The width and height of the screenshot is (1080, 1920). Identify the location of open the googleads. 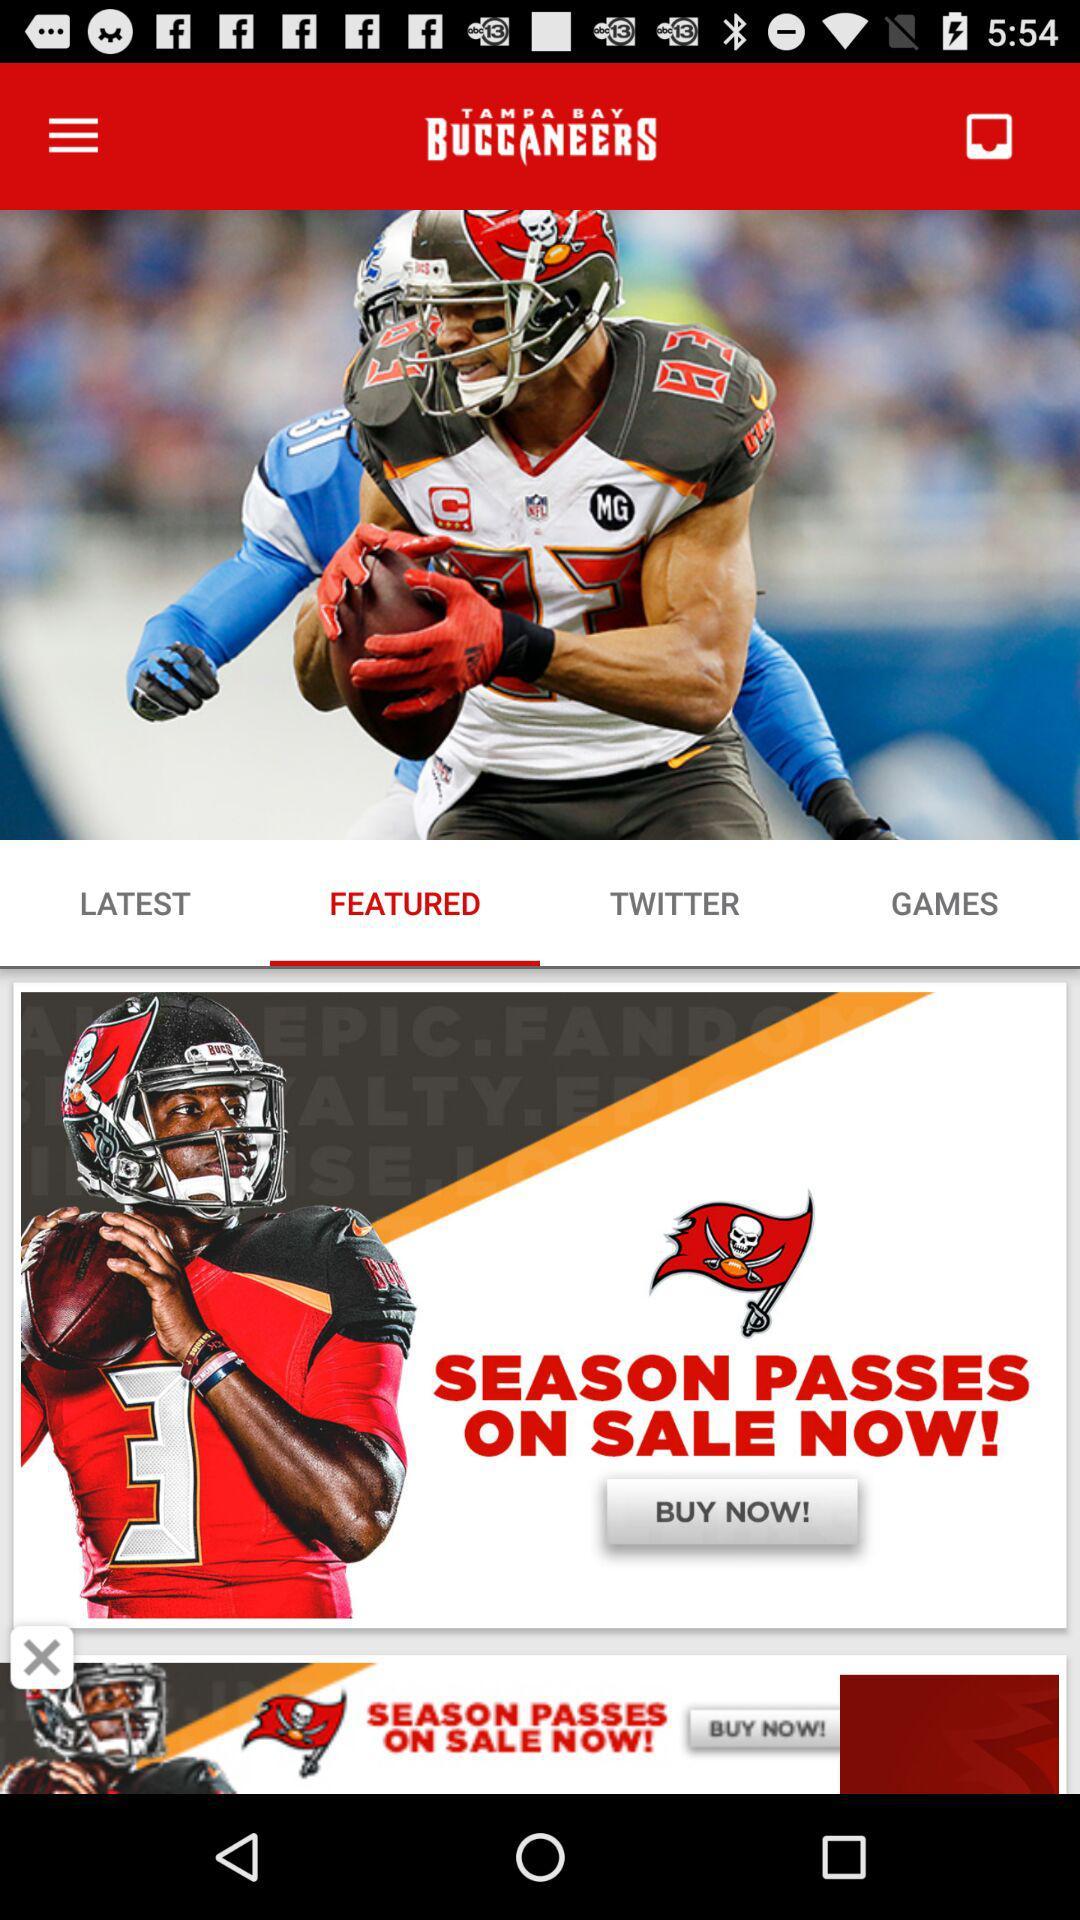
(540, 1727).